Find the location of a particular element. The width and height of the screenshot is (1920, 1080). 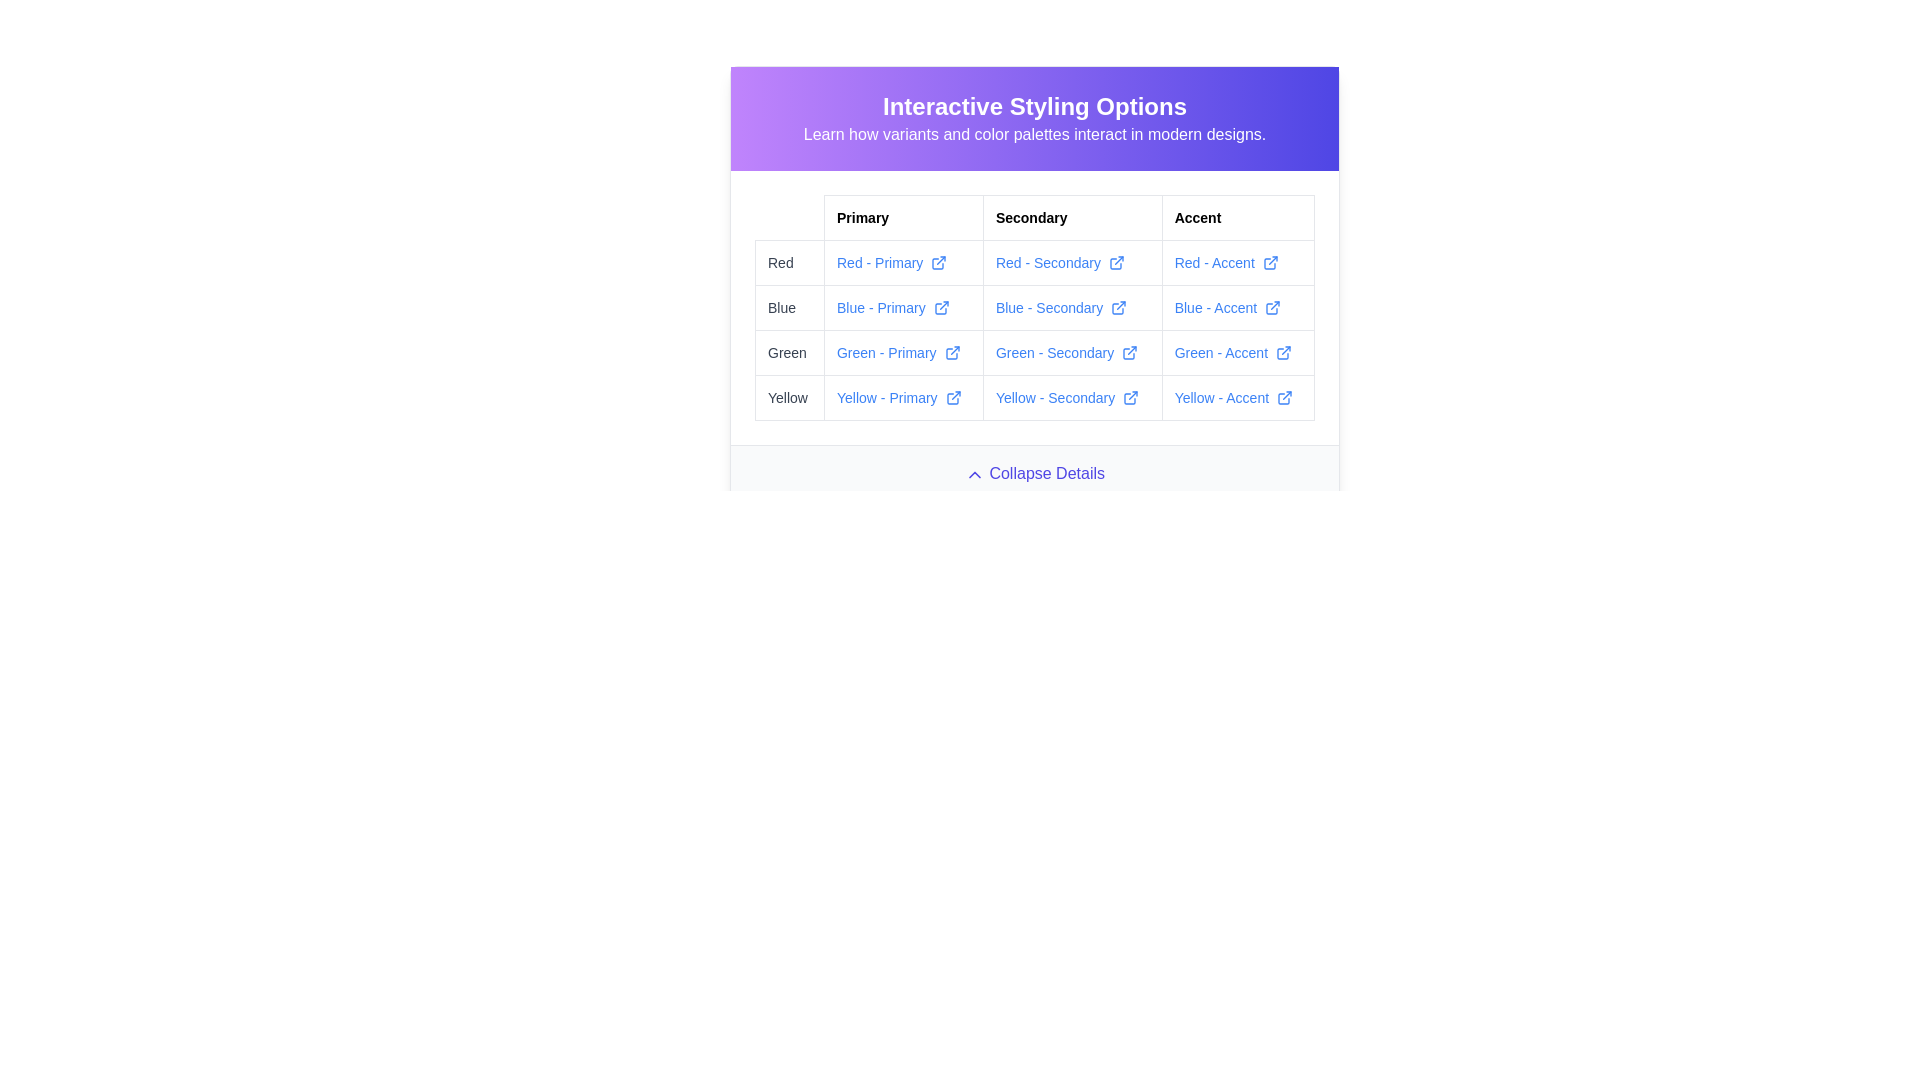

the 'Green - Secondary' hyperlink with an external link icon located in the third row and second column of the table under the 'Secondary' section is located at coordinates (1065, 352).